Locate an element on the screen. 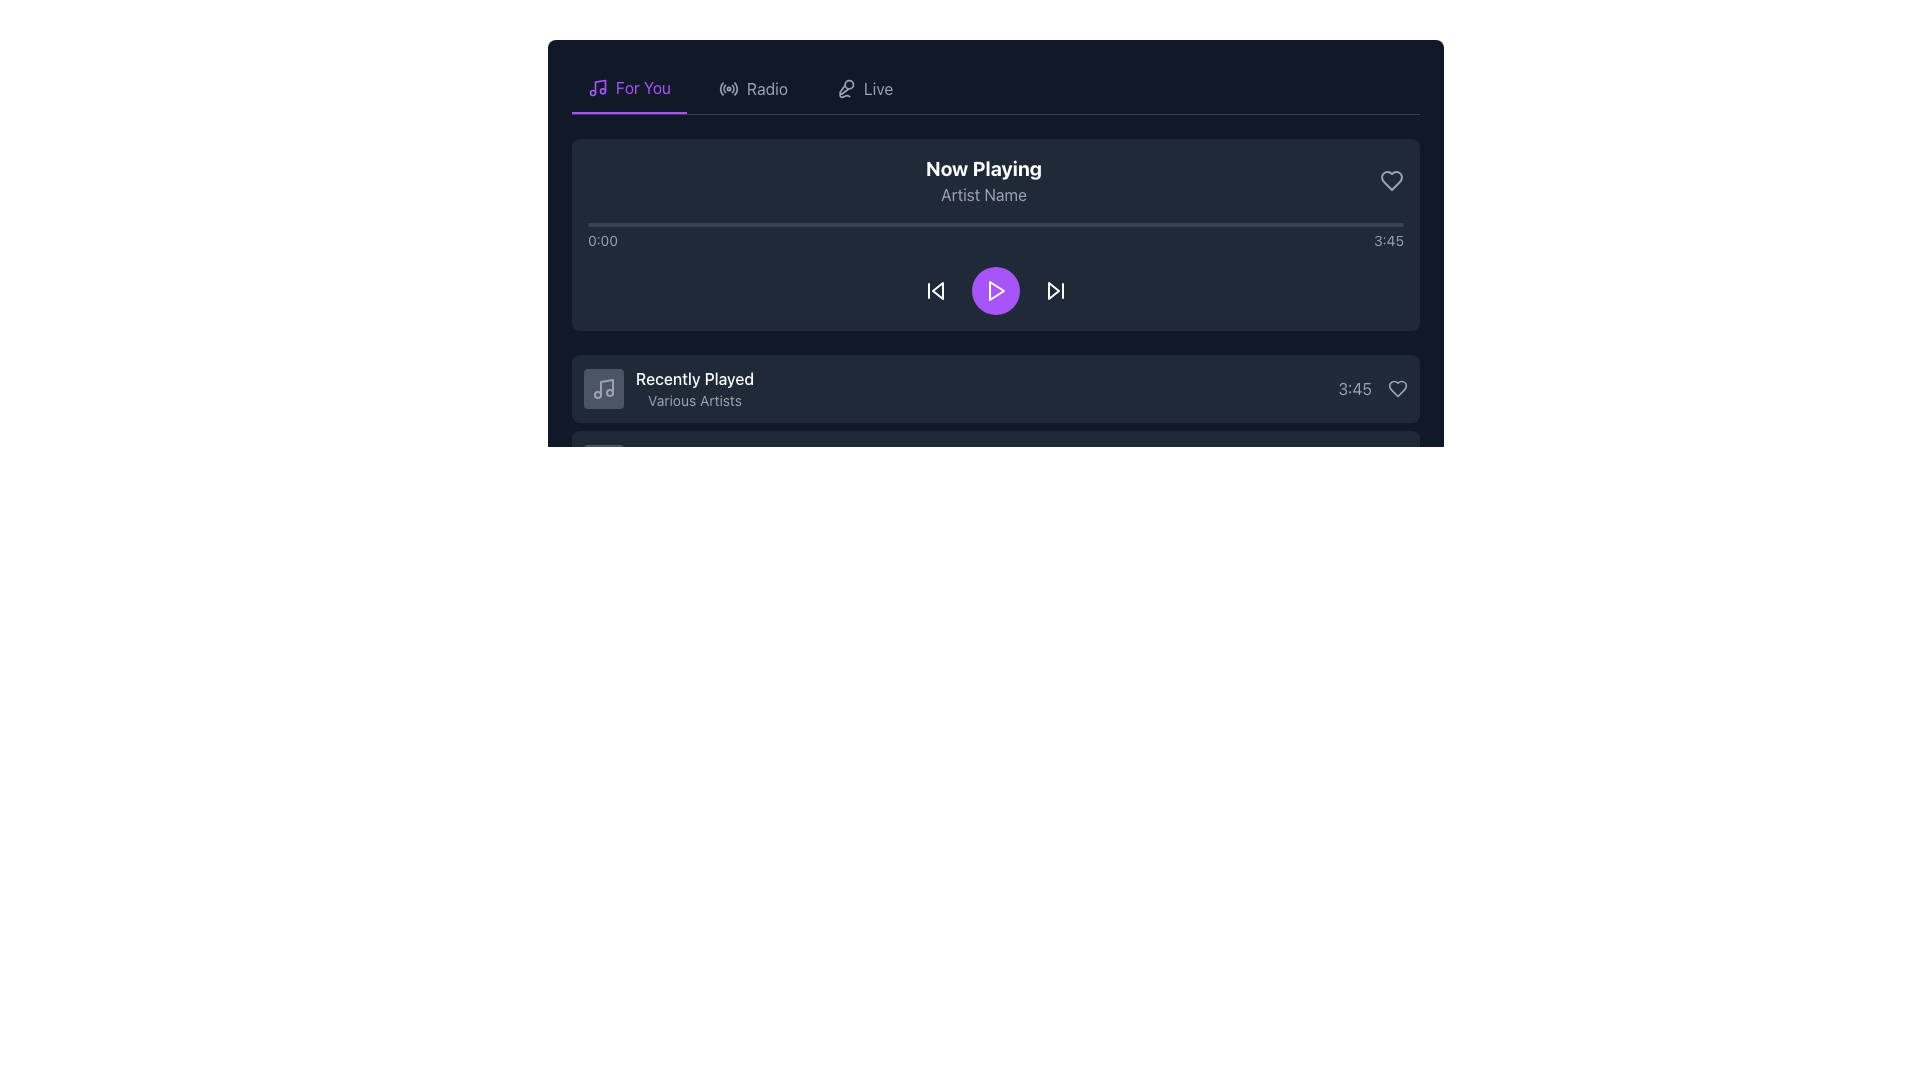 This screenshot has height=1080, width=1920. the heart-shaped icon button located at the top-right corner of the 'Now Playing' section to mark it as favorite is located at coordinates (1391, 181).